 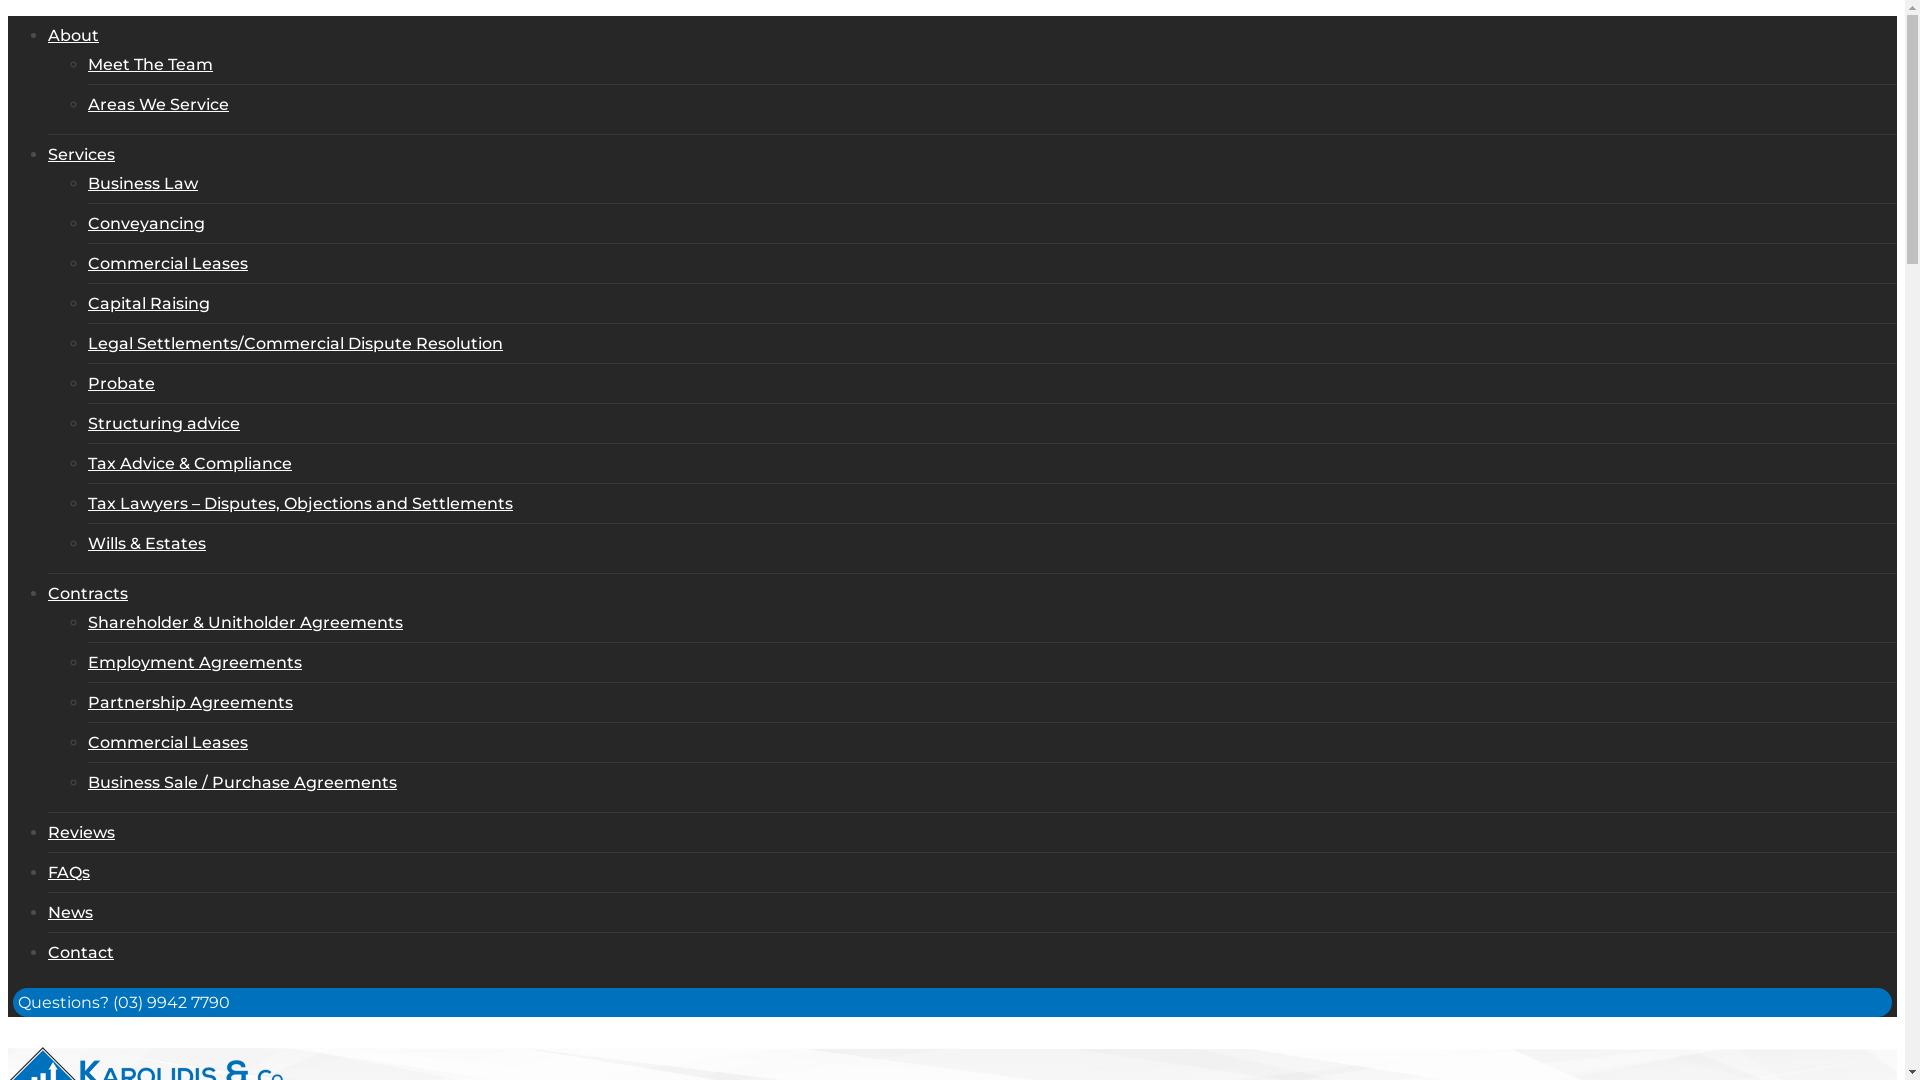 I want to click on 'Structuring advice', so click(x=86, y=422).